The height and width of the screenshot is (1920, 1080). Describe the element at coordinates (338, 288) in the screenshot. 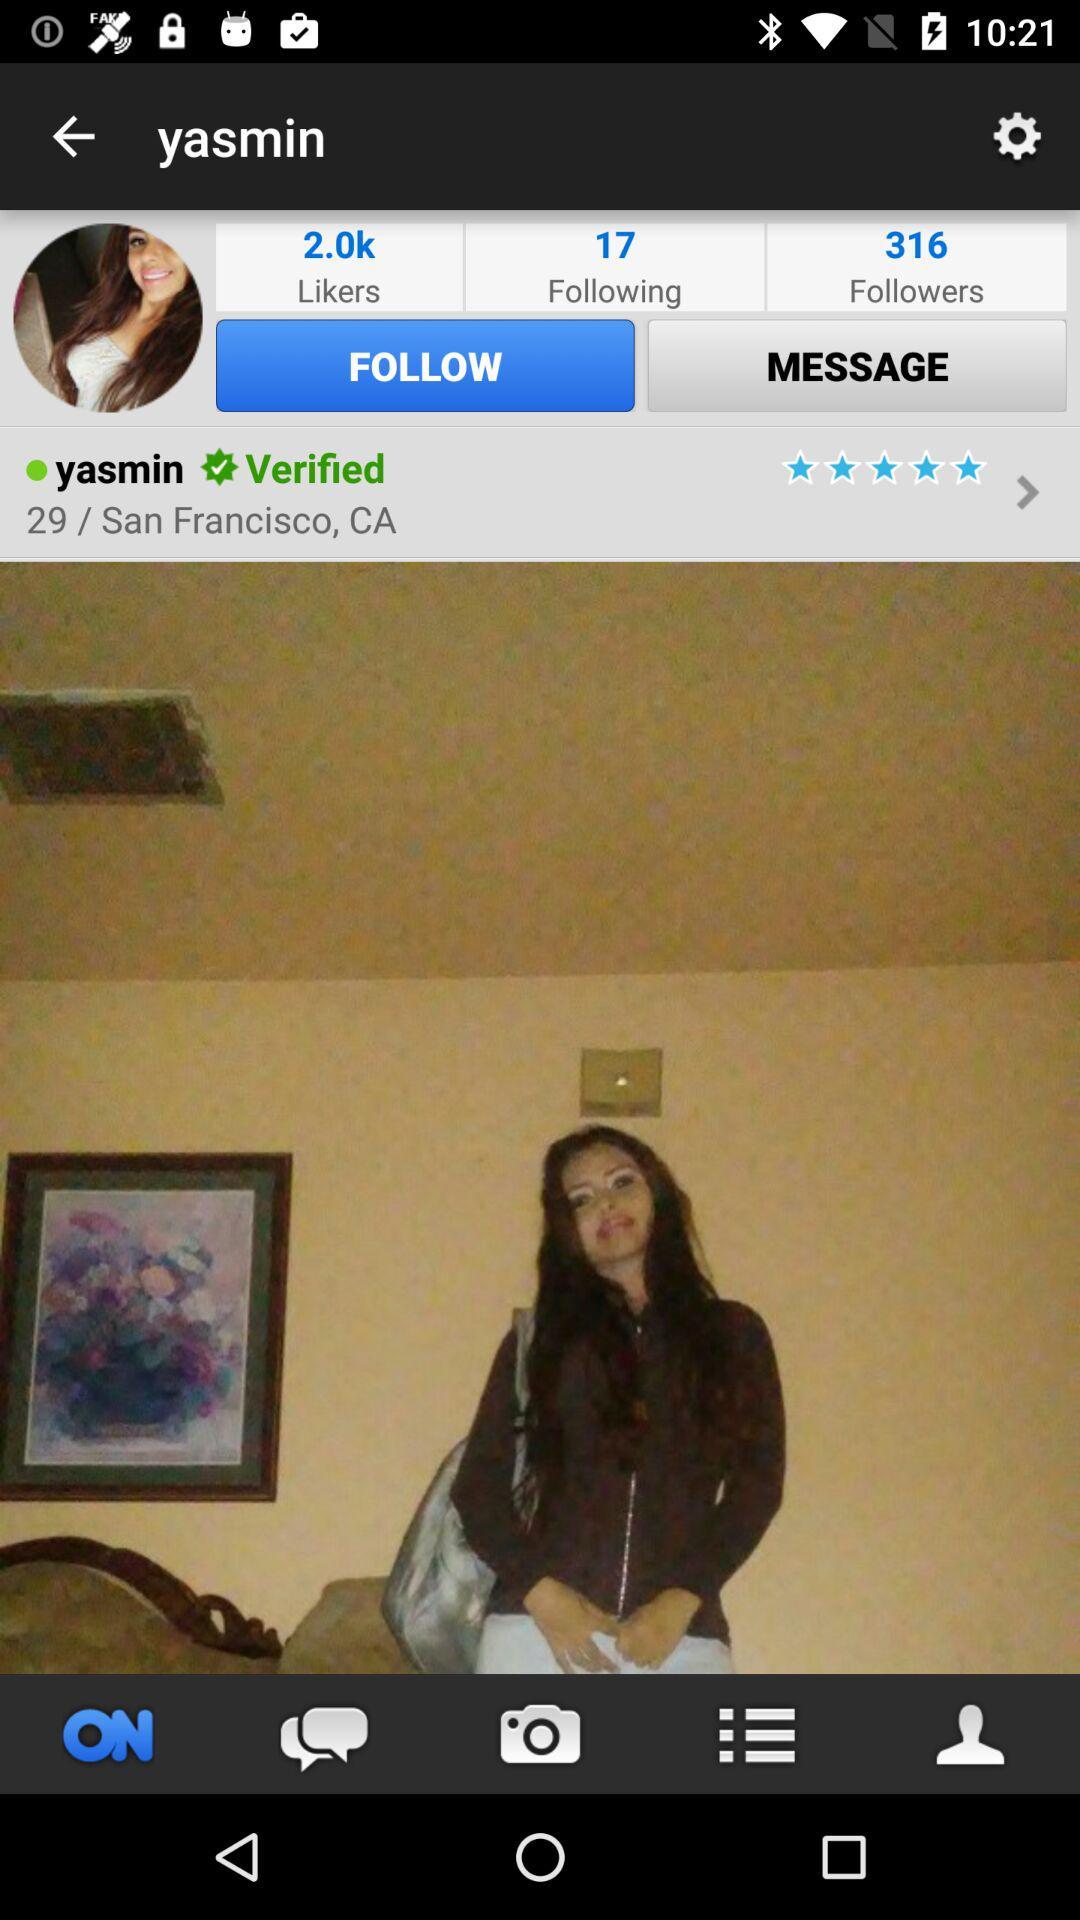

I see `likers item` at that location.